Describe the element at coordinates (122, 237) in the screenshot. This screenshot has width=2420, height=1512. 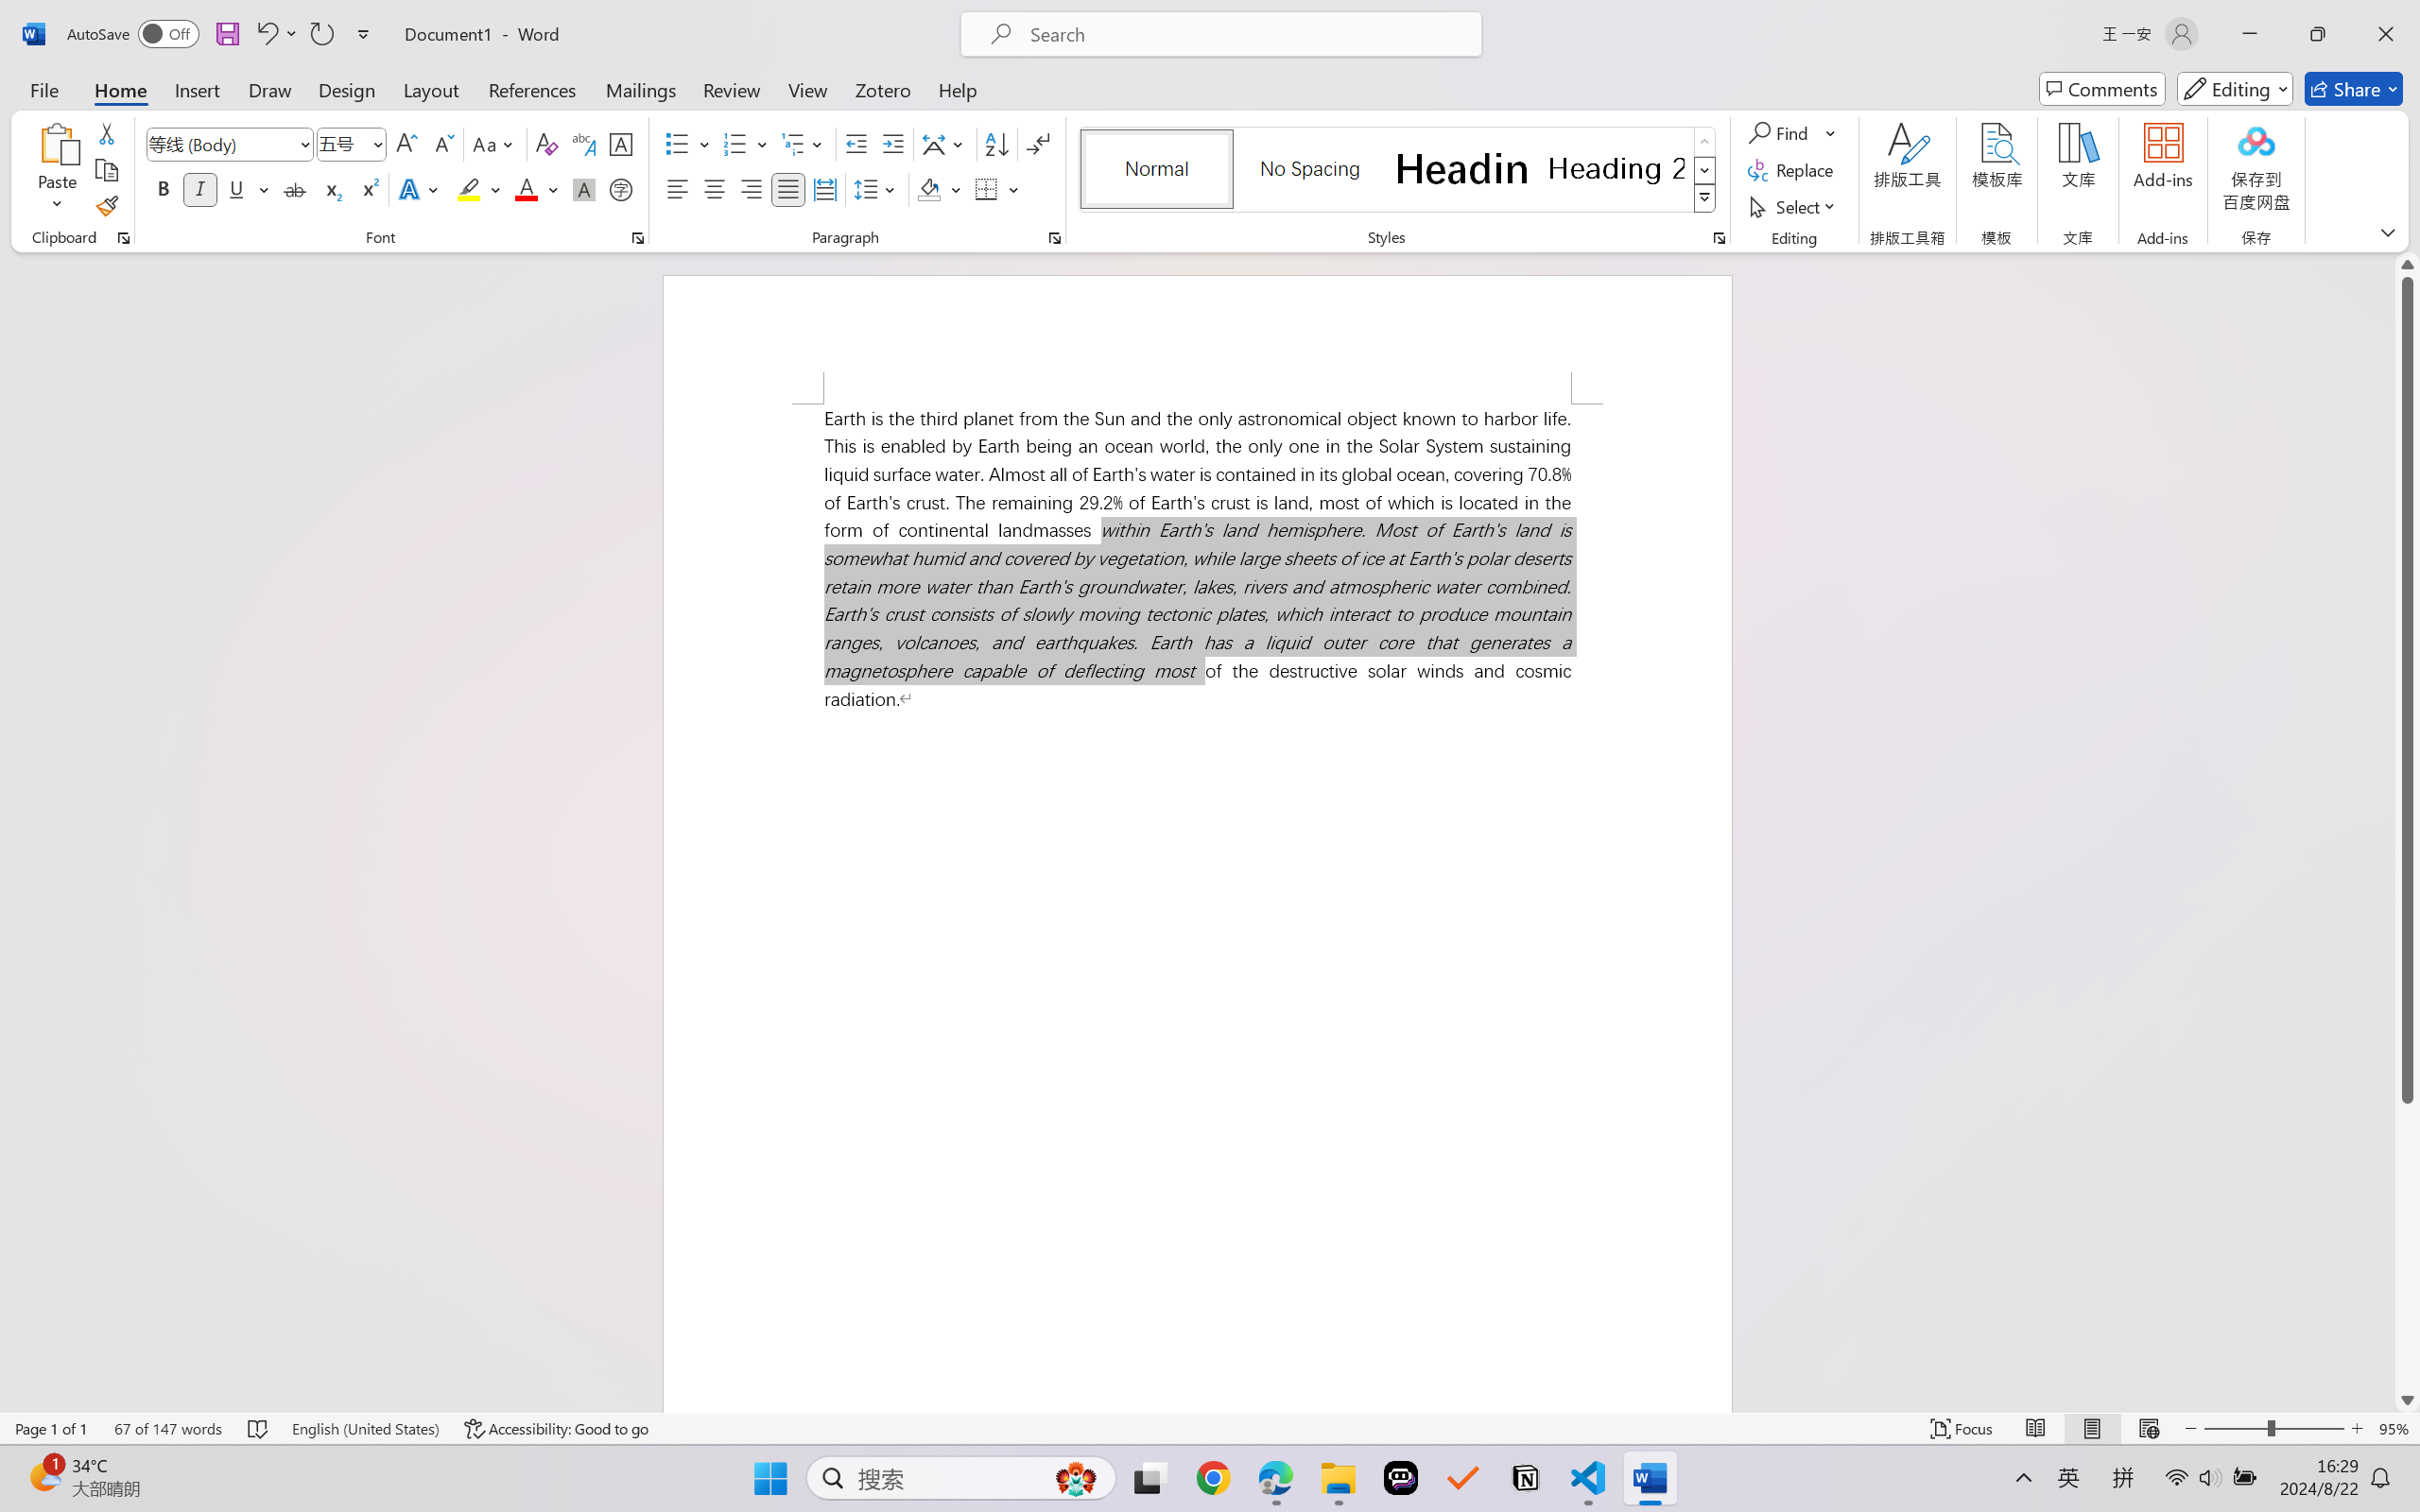
I see `'Office Clipboard...'` at that location.